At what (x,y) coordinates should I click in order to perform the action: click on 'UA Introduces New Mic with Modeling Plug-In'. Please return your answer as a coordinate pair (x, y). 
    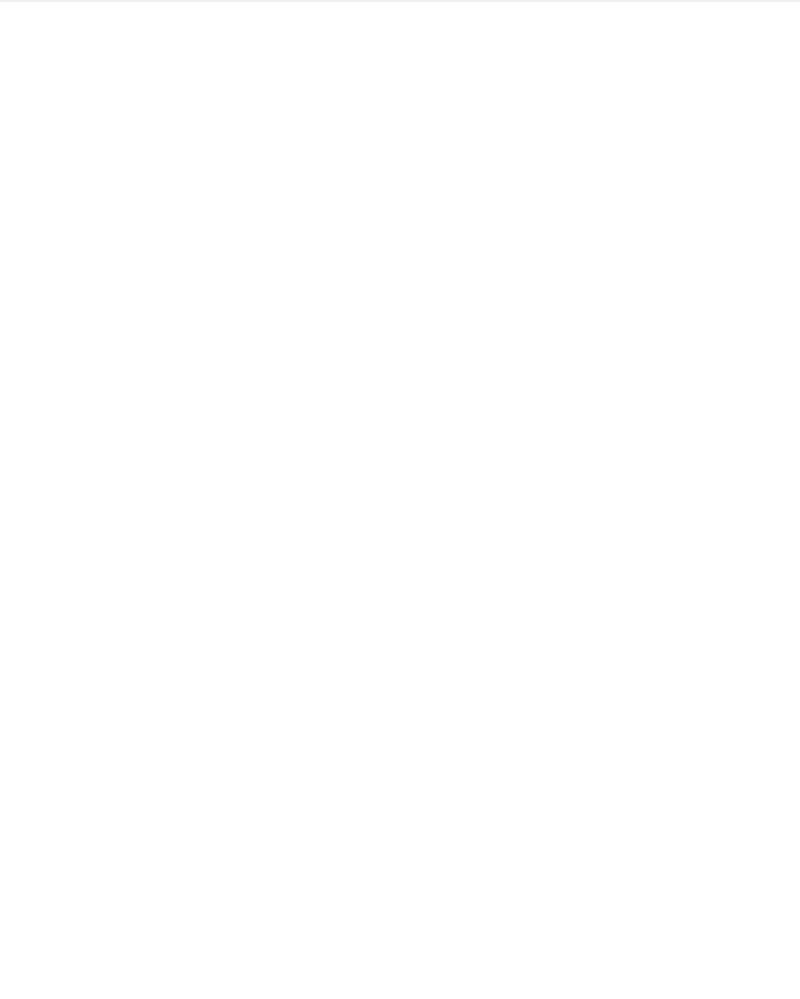
    Looking at the image, I should click on (197, 585).